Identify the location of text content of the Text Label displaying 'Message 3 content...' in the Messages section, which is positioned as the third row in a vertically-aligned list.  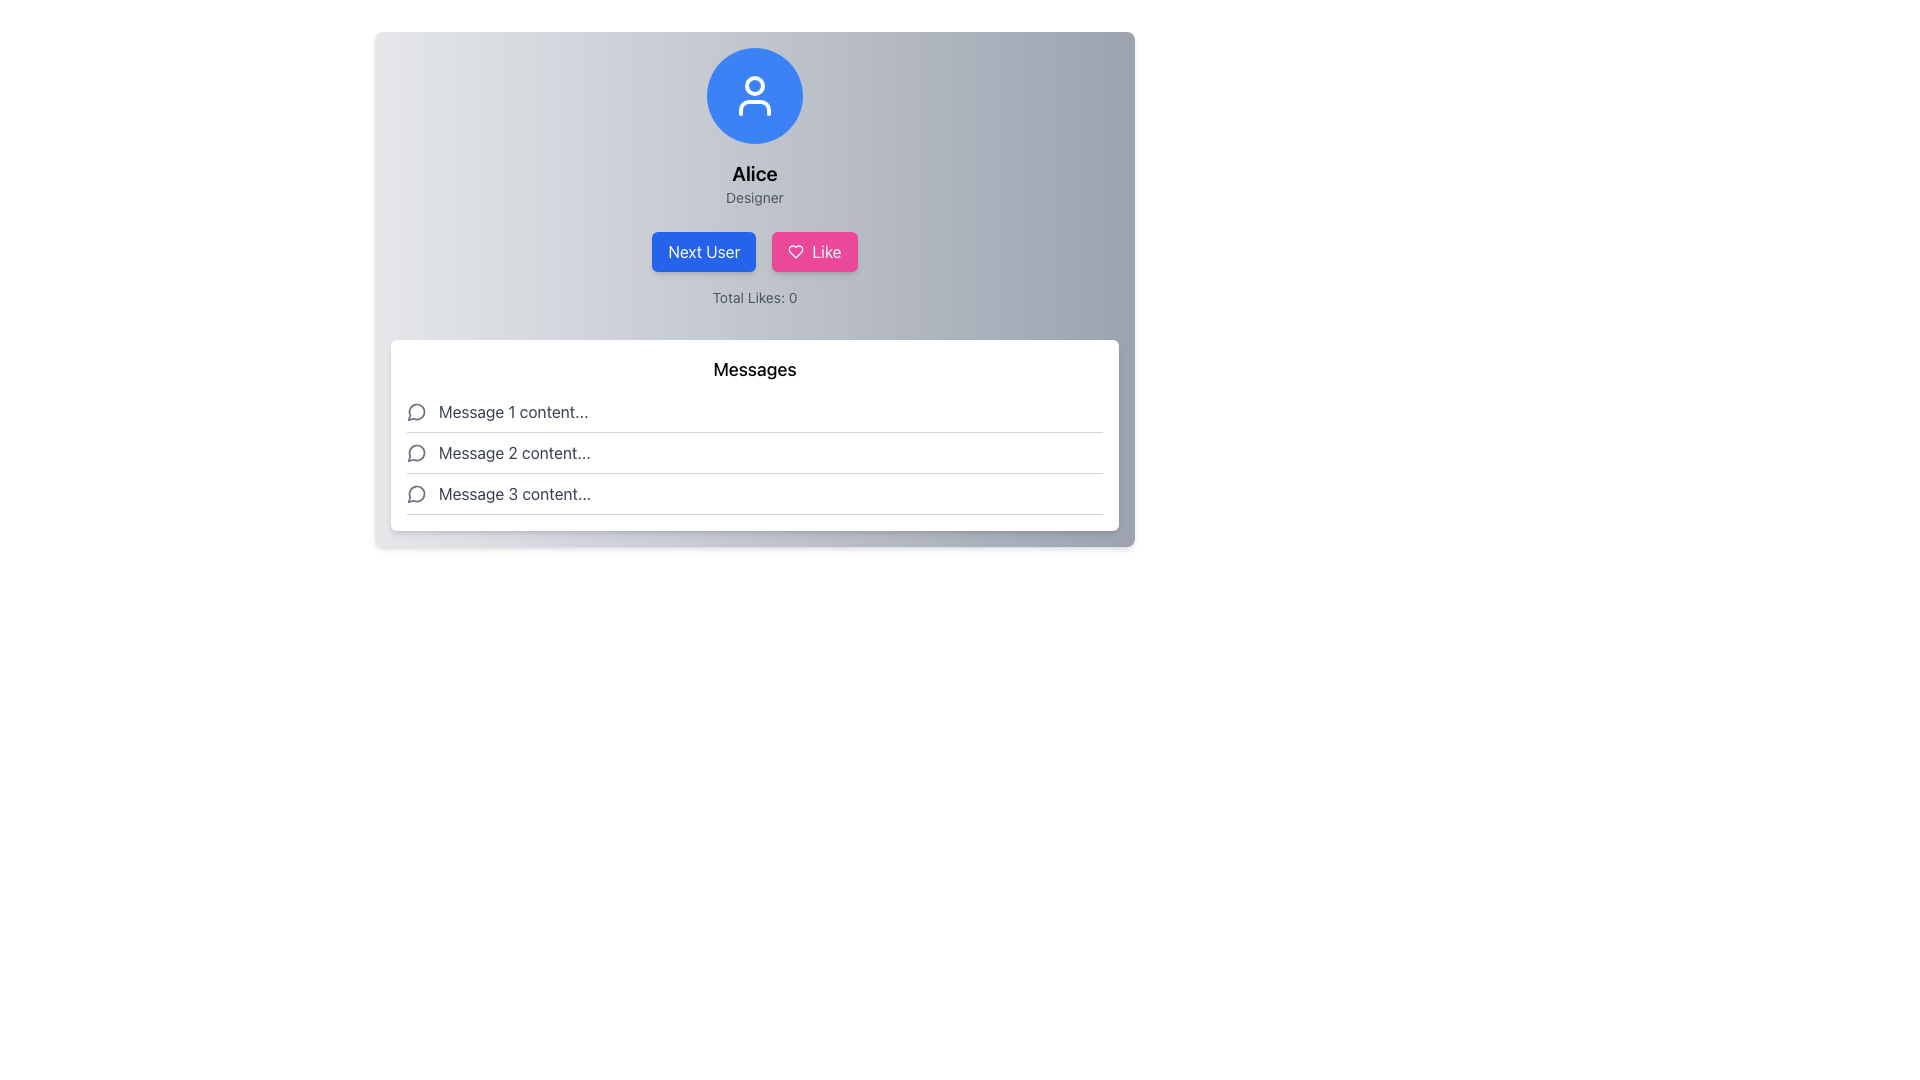
(515, 493).